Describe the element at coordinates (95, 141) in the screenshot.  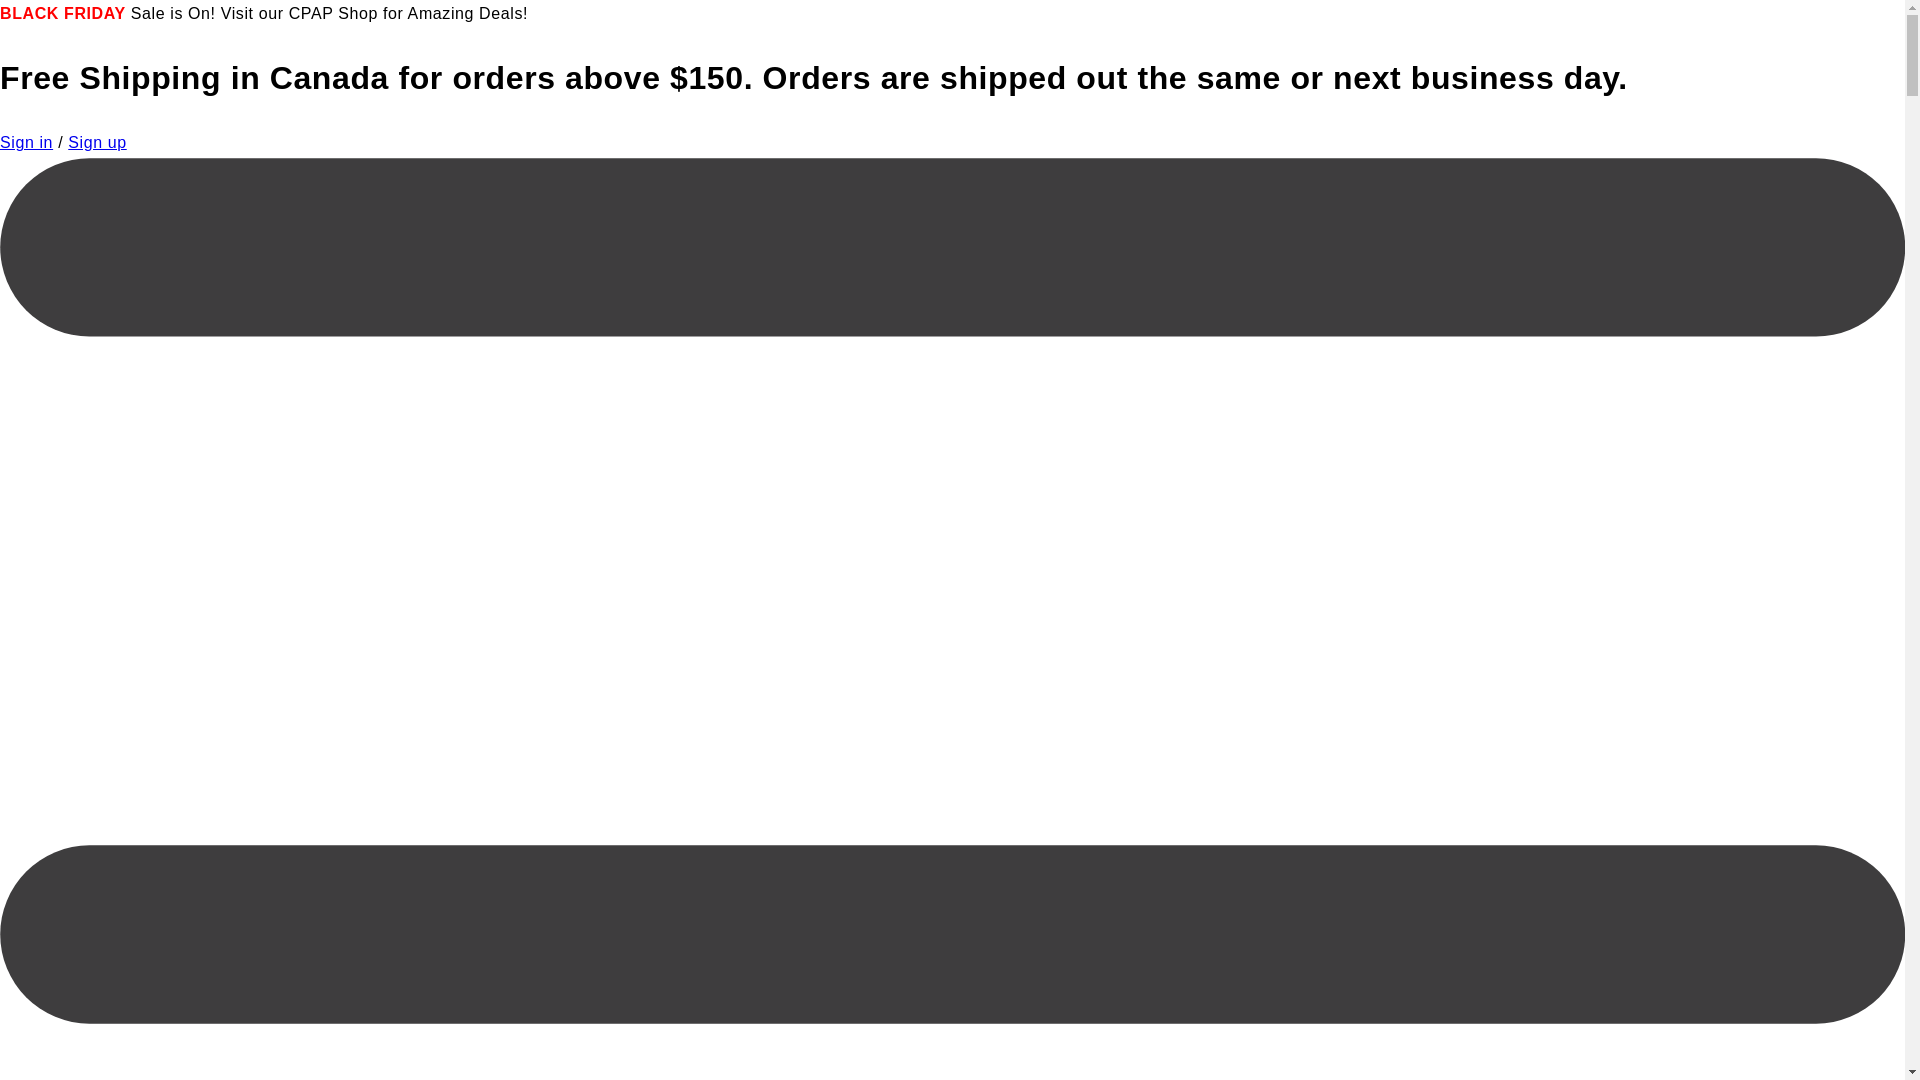
I see `'Sign up'` at that location.